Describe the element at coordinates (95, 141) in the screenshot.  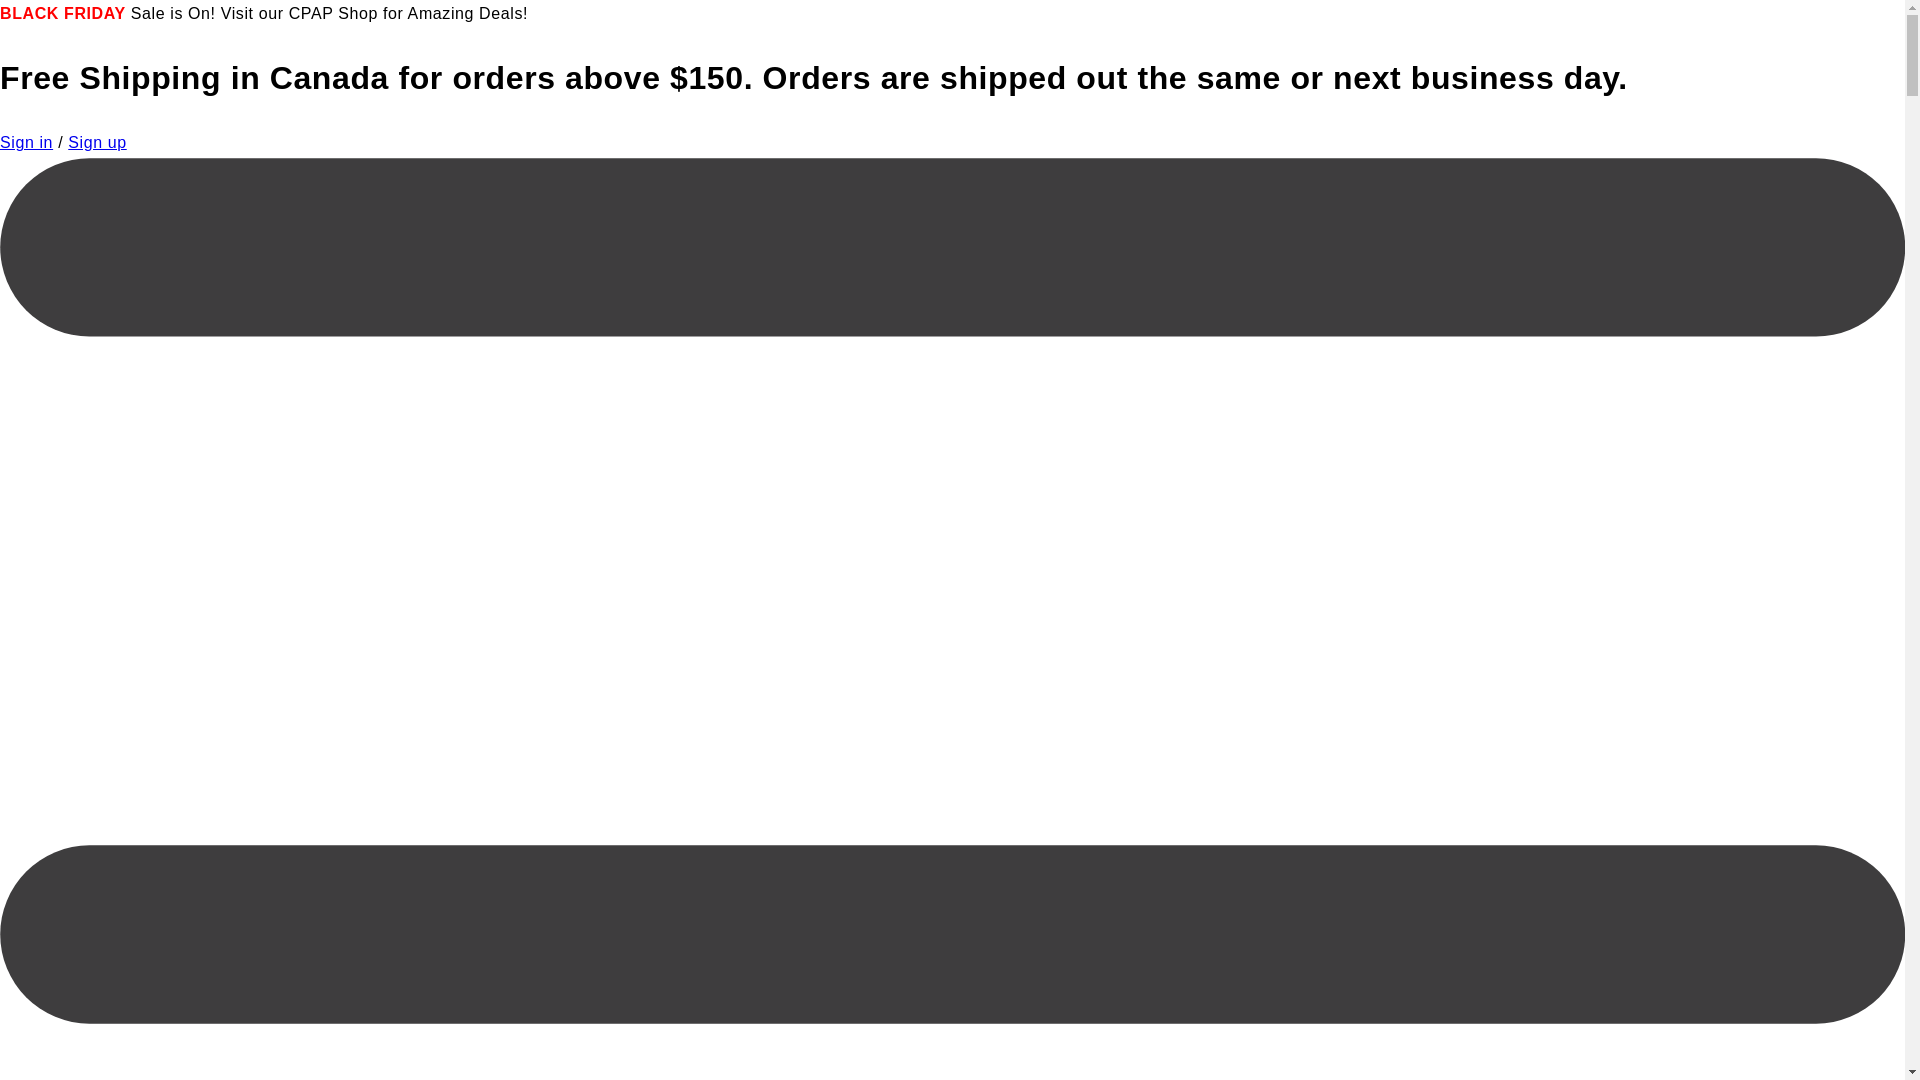
I see `'Sign up'` at that location.